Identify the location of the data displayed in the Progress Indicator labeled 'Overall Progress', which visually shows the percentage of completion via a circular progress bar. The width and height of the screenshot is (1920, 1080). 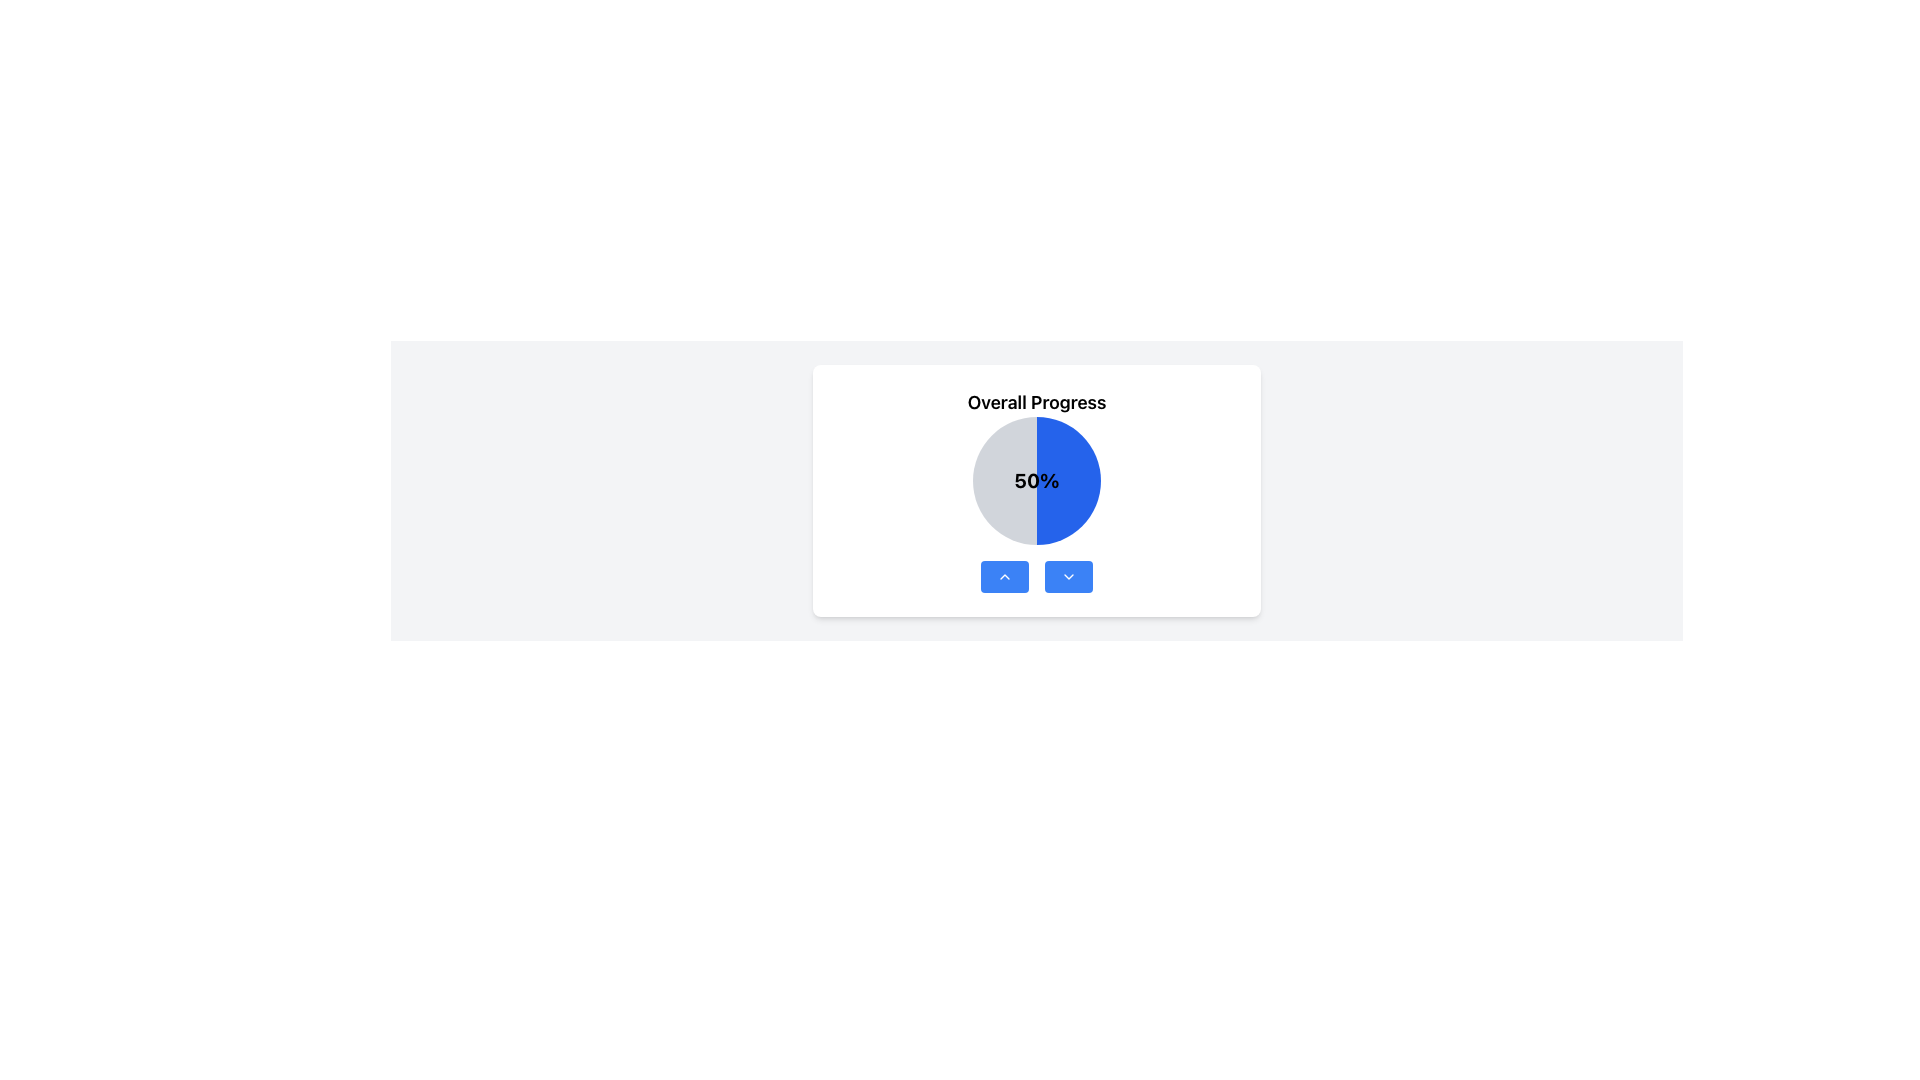
(1036, 490).